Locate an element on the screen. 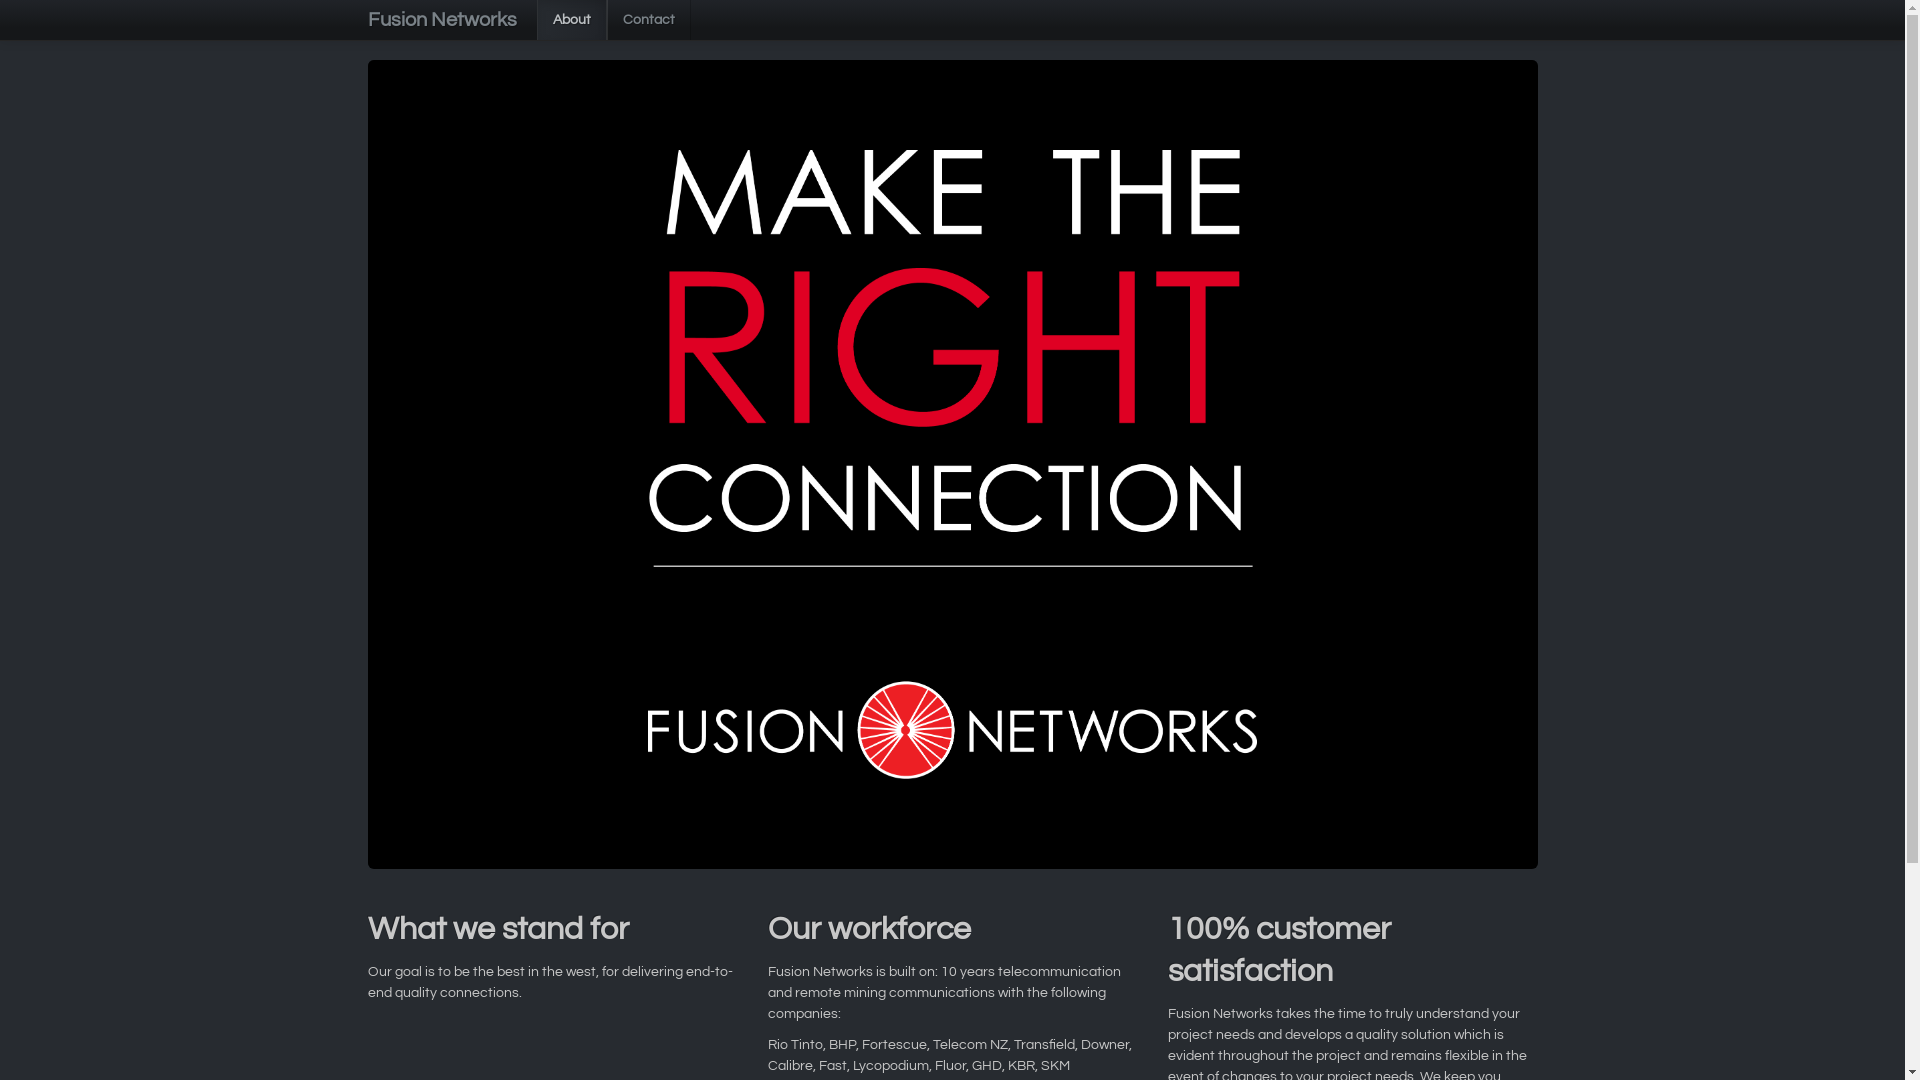  'Contact' is located at coordinates (648, 19).